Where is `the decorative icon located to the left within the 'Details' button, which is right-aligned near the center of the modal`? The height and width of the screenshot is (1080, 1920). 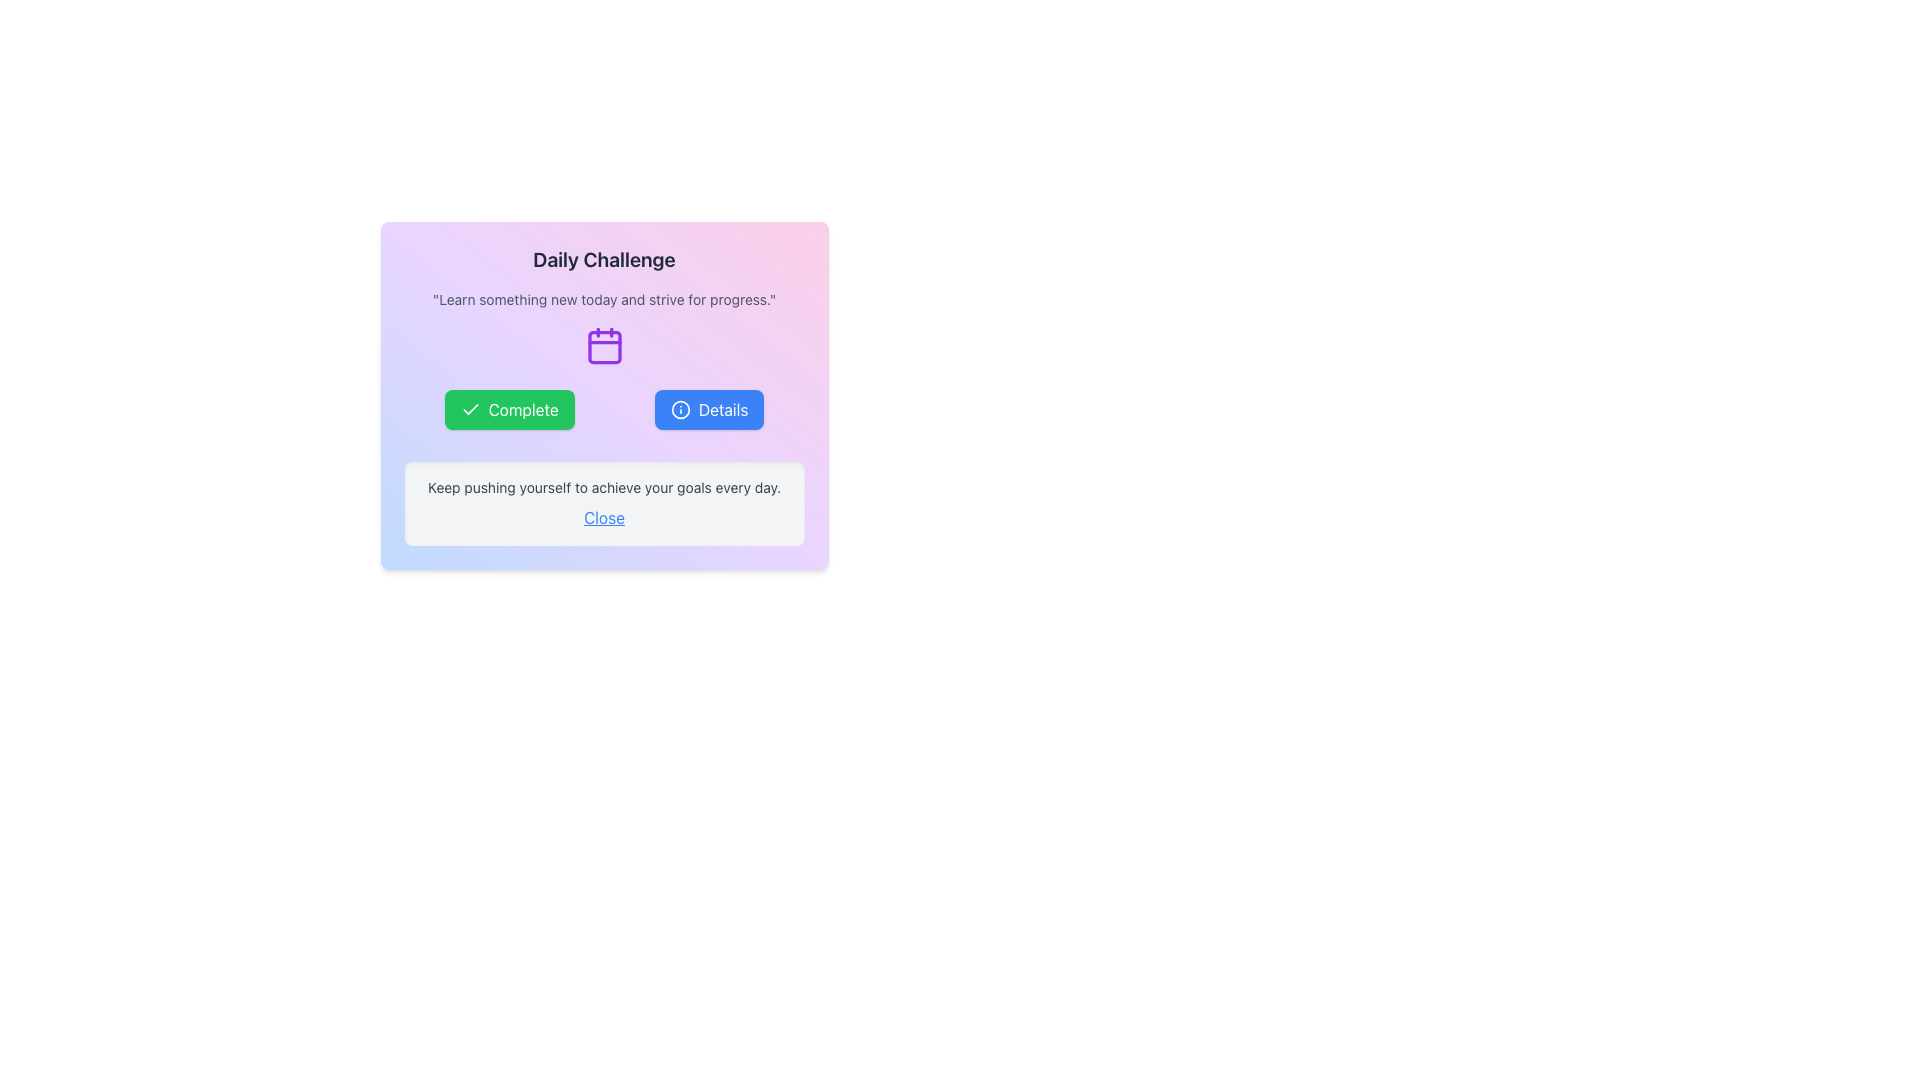
the decorative icon located to the left within the 'Details' button, which is right-aligned near the center of the modal is located at coordinates (680, 408).